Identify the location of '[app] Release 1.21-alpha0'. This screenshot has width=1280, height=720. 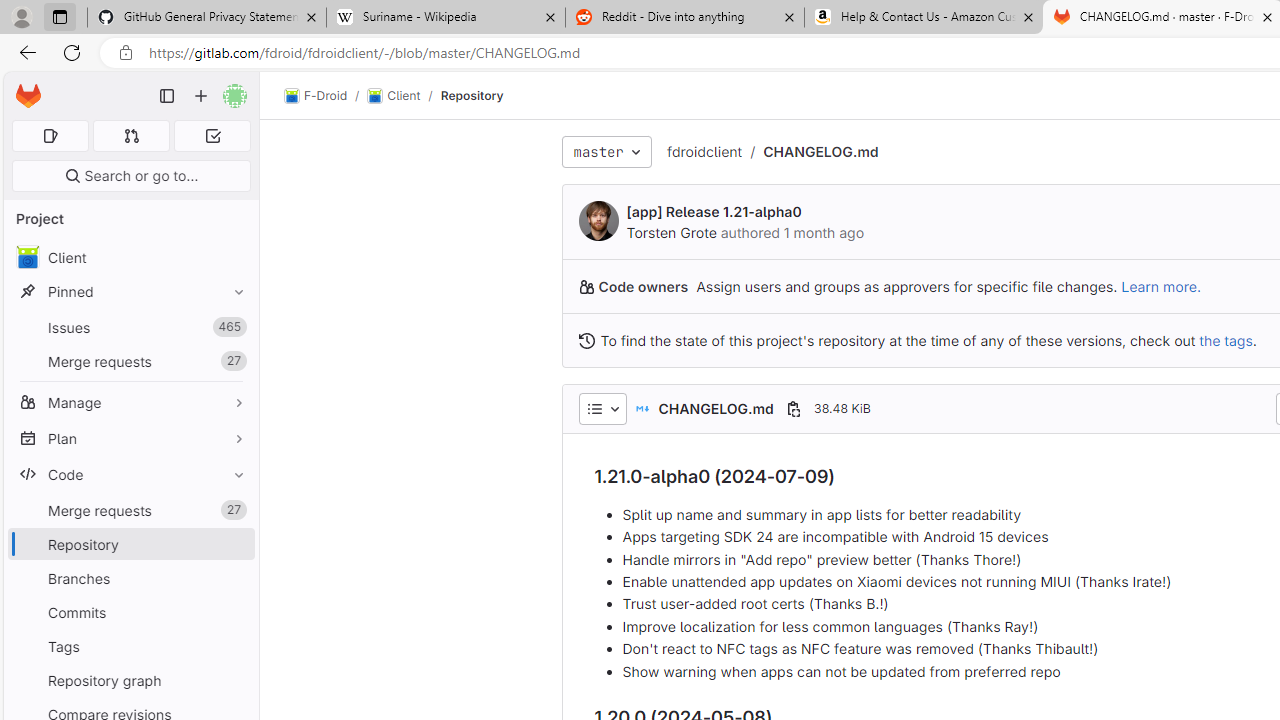
(714, 211).